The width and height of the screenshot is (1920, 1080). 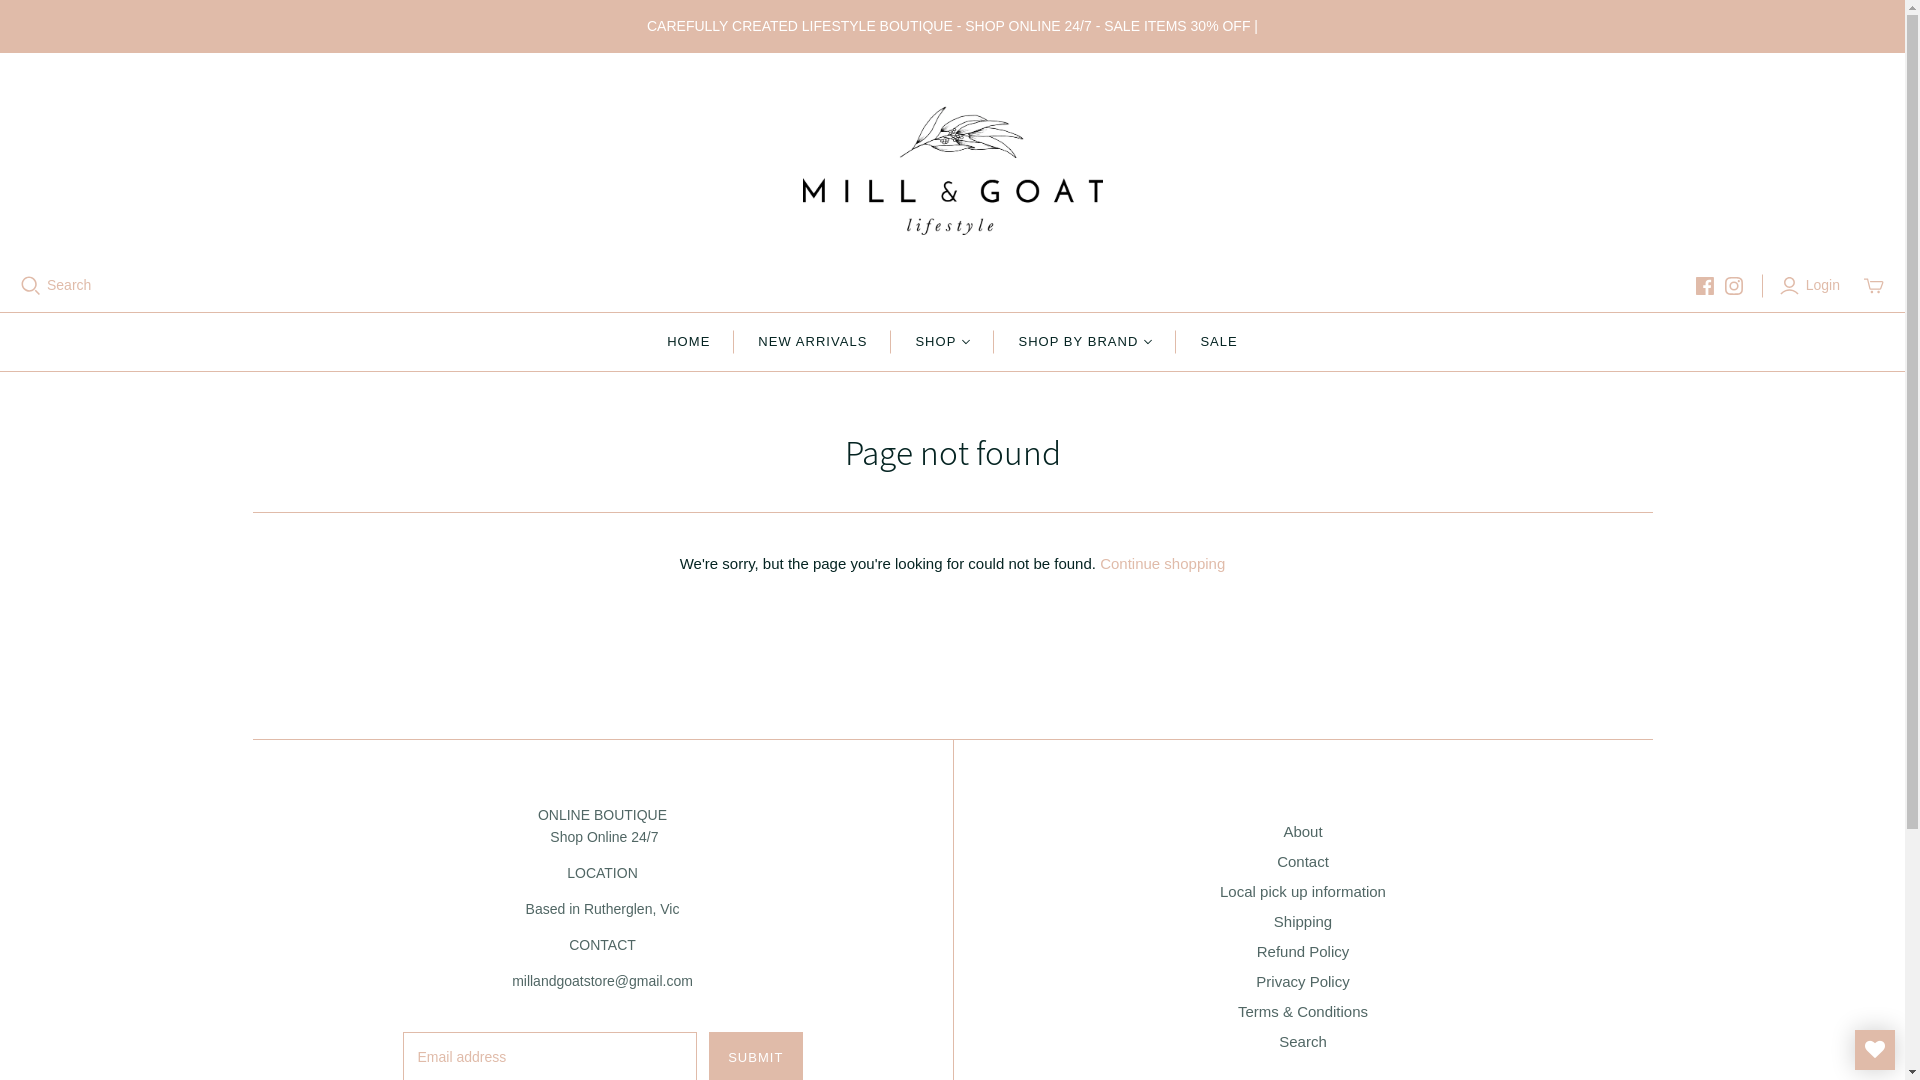 I want to click on 'SALE', so click(x=1217, y=341).